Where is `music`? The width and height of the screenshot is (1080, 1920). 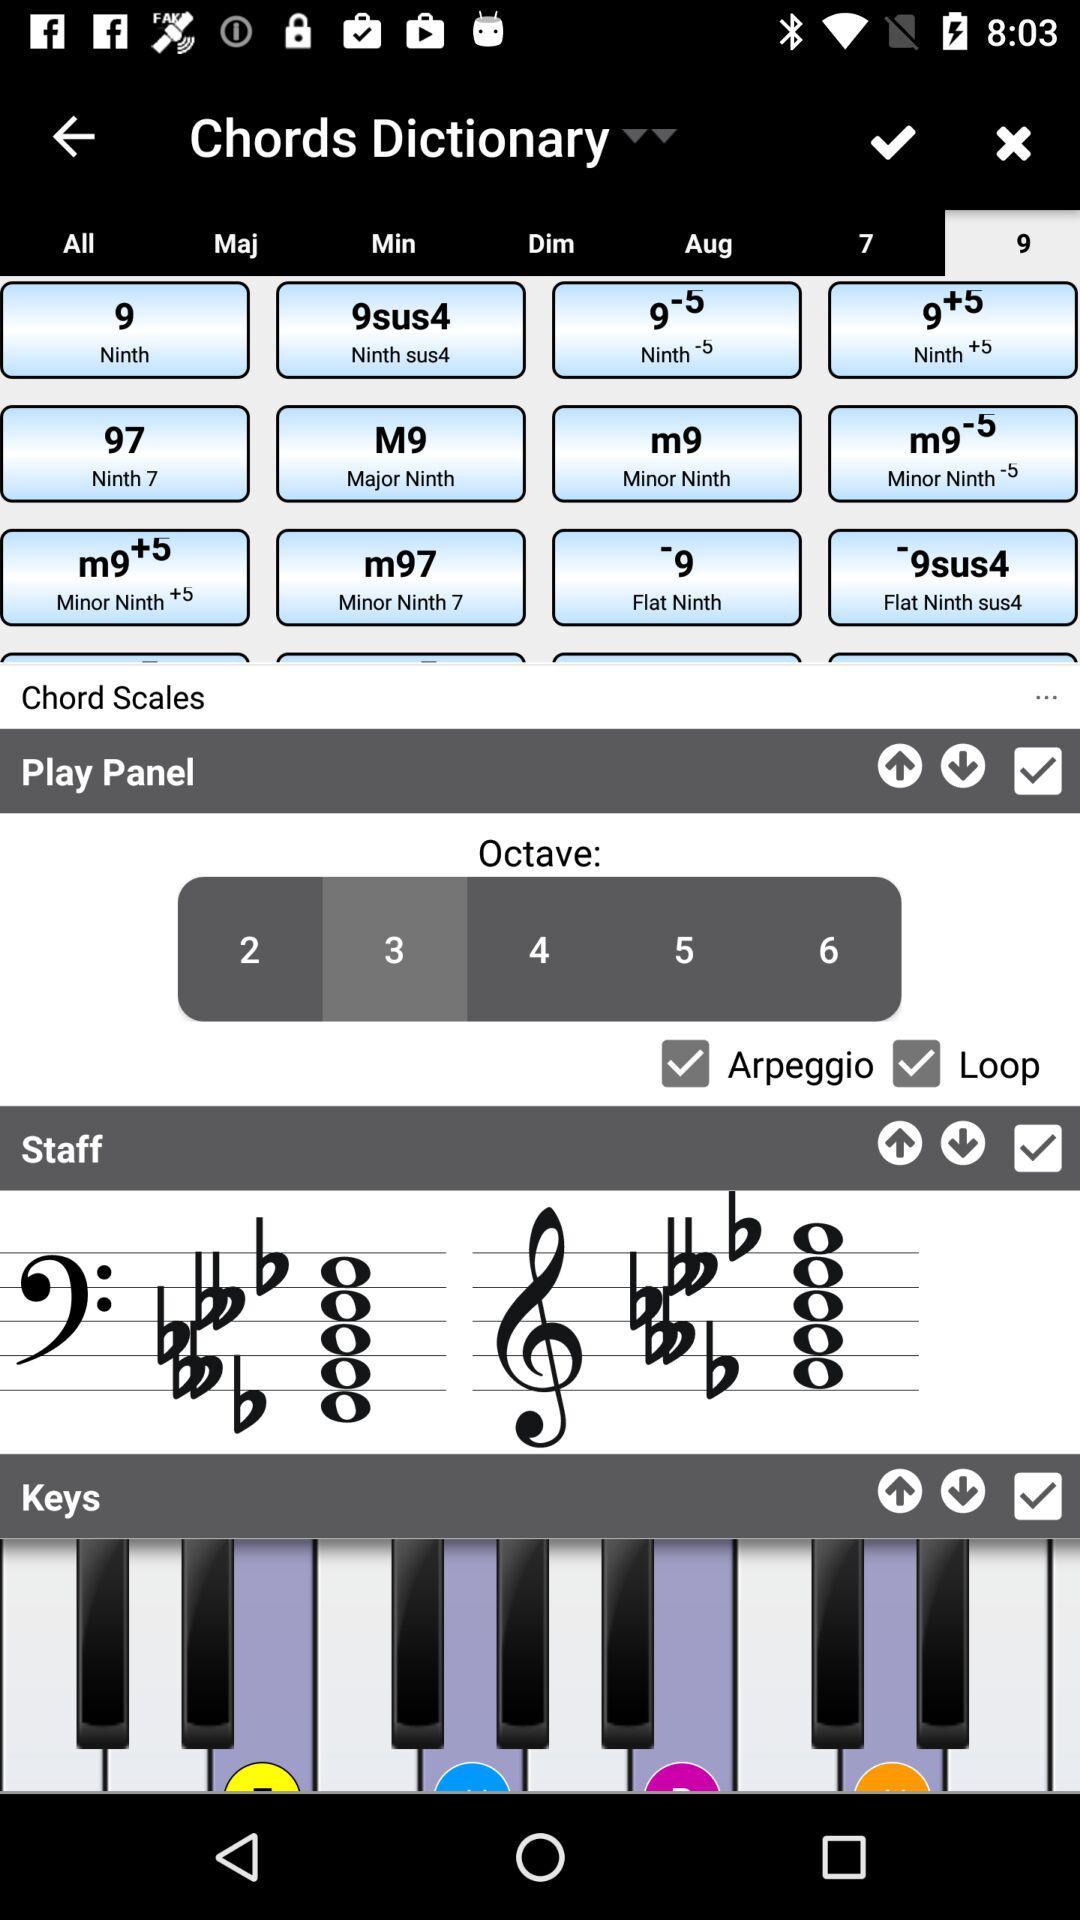
music is located at coordinates (626, 1643).